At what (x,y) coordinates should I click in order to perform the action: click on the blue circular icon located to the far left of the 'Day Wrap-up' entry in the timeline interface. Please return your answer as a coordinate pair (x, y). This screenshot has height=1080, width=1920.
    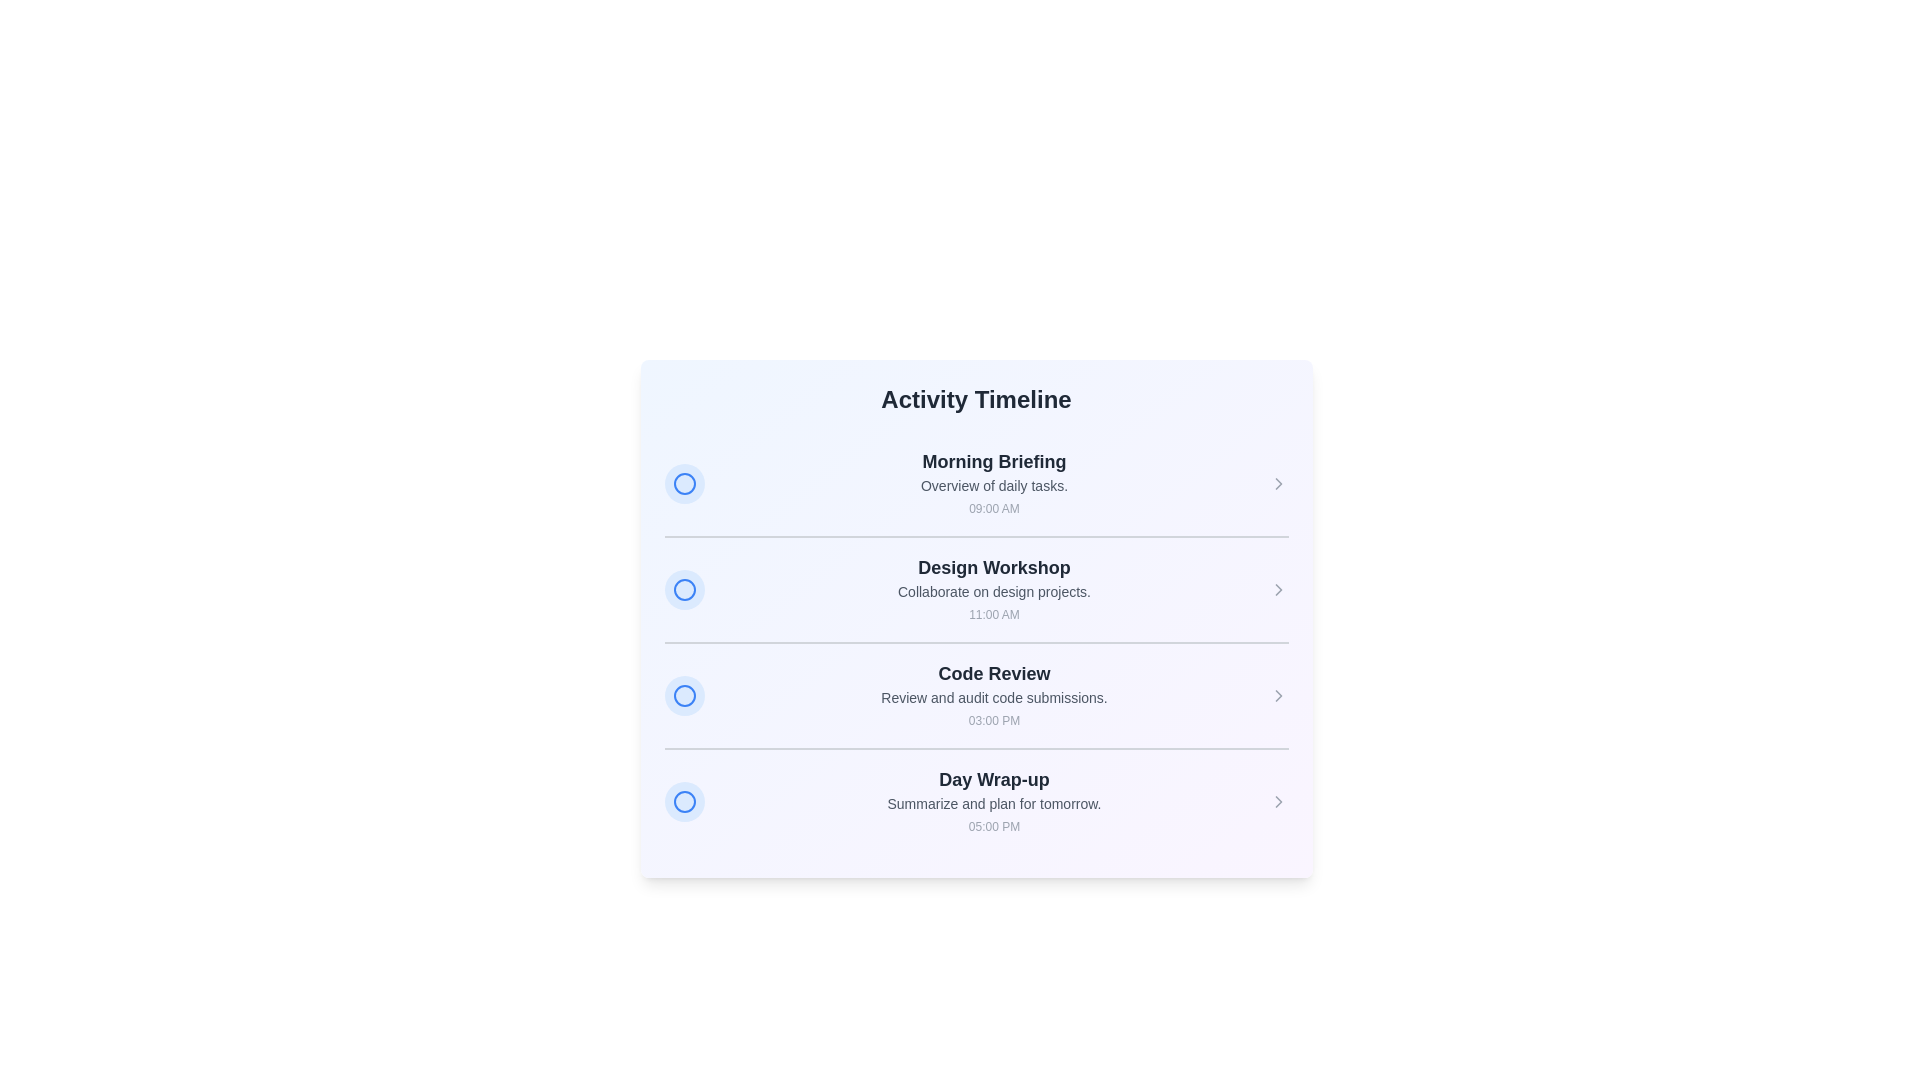
    Looking at the image, I should click on (684, 801).